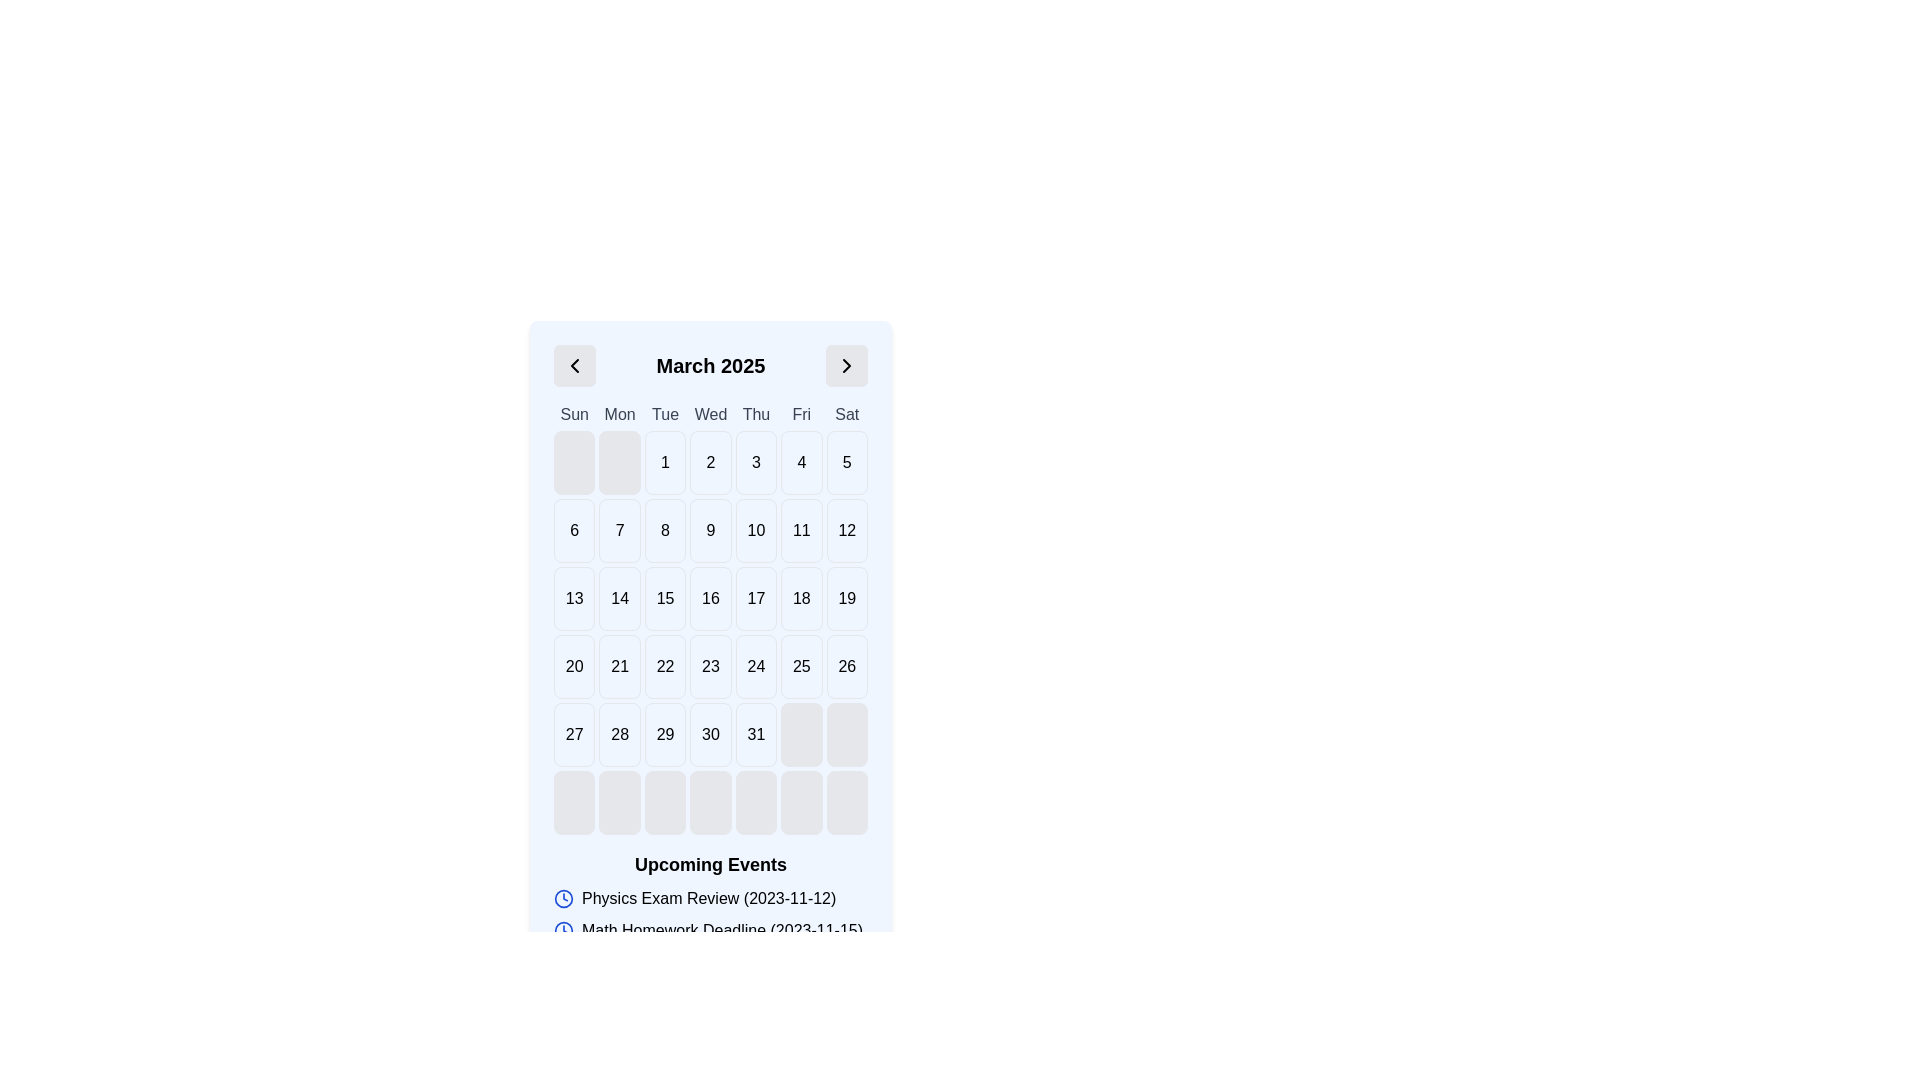 The image size is (1920, 1080). I want to click on the interactive calendar cell representing the 27th day of the month, so click(573, 735).